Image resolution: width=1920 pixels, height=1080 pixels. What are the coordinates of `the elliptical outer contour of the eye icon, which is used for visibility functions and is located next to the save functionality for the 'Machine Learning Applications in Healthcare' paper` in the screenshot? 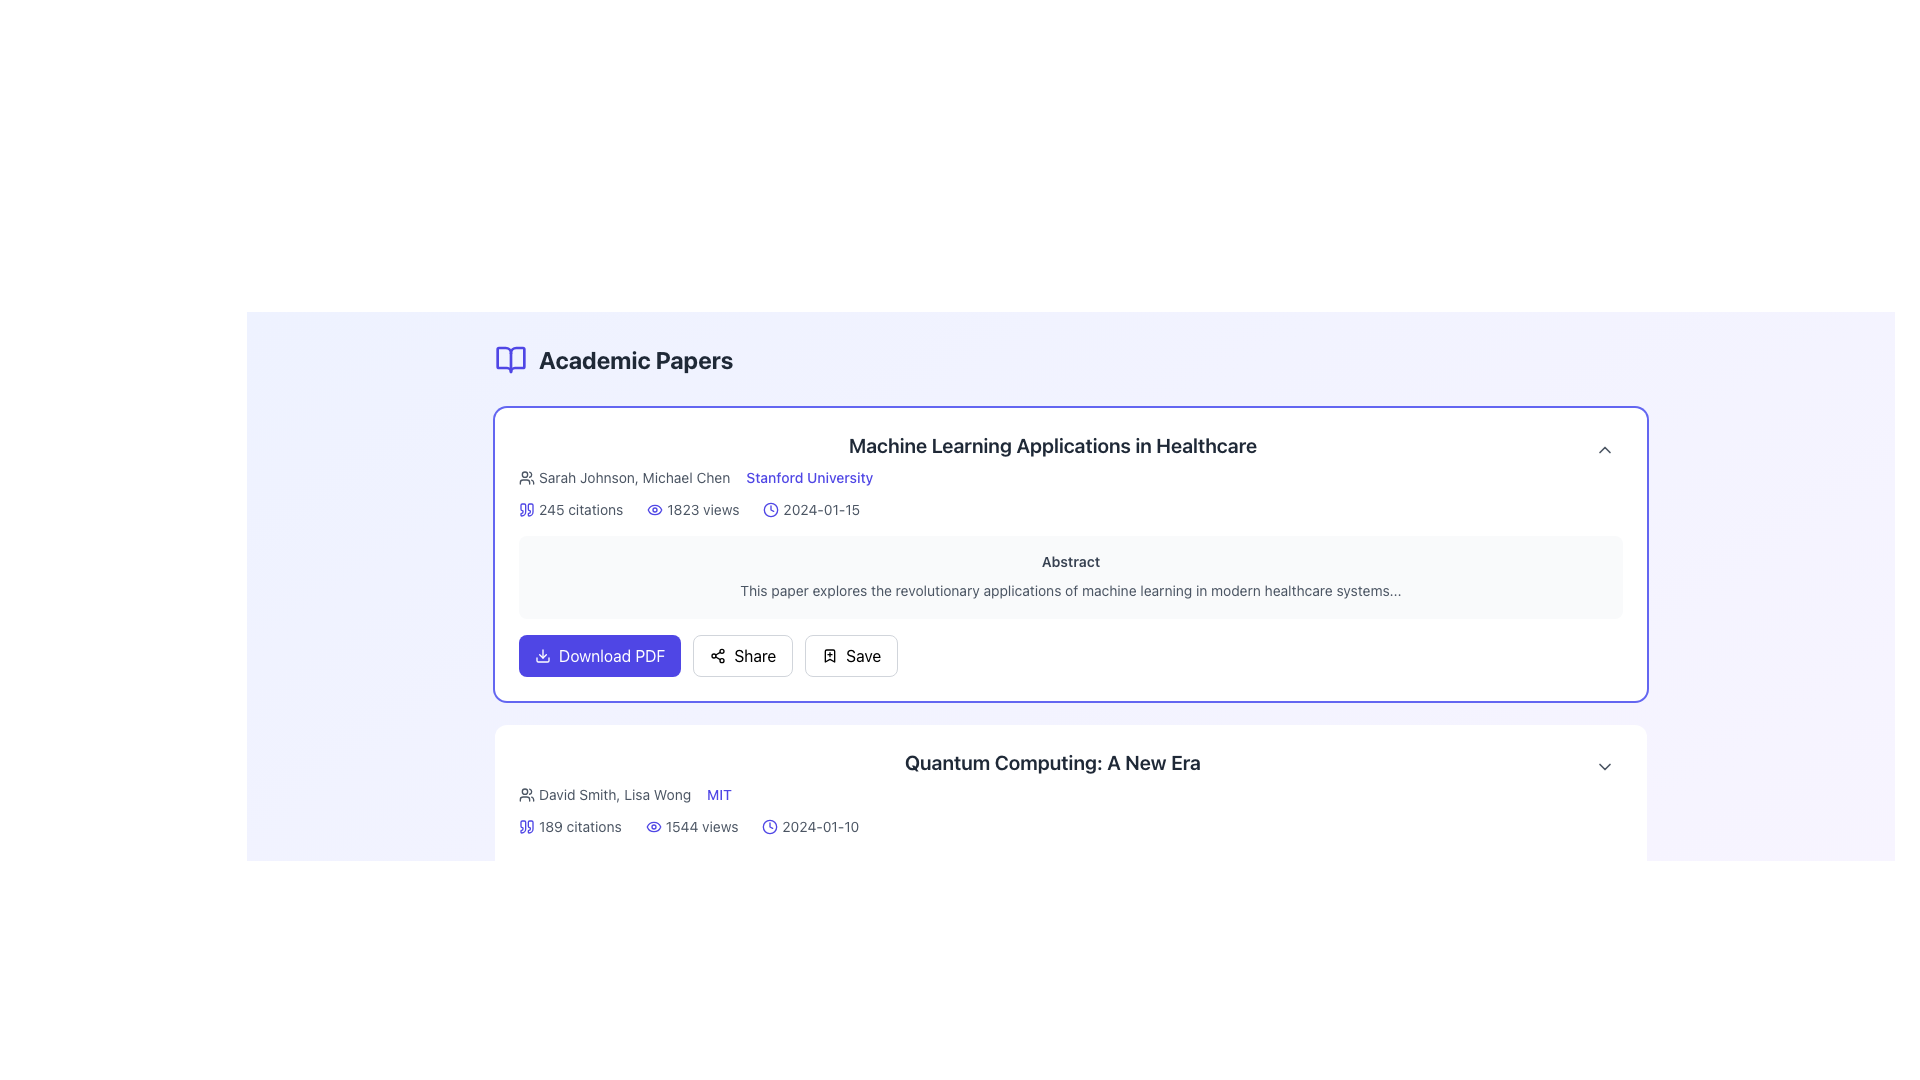 It's located at (655, 508).